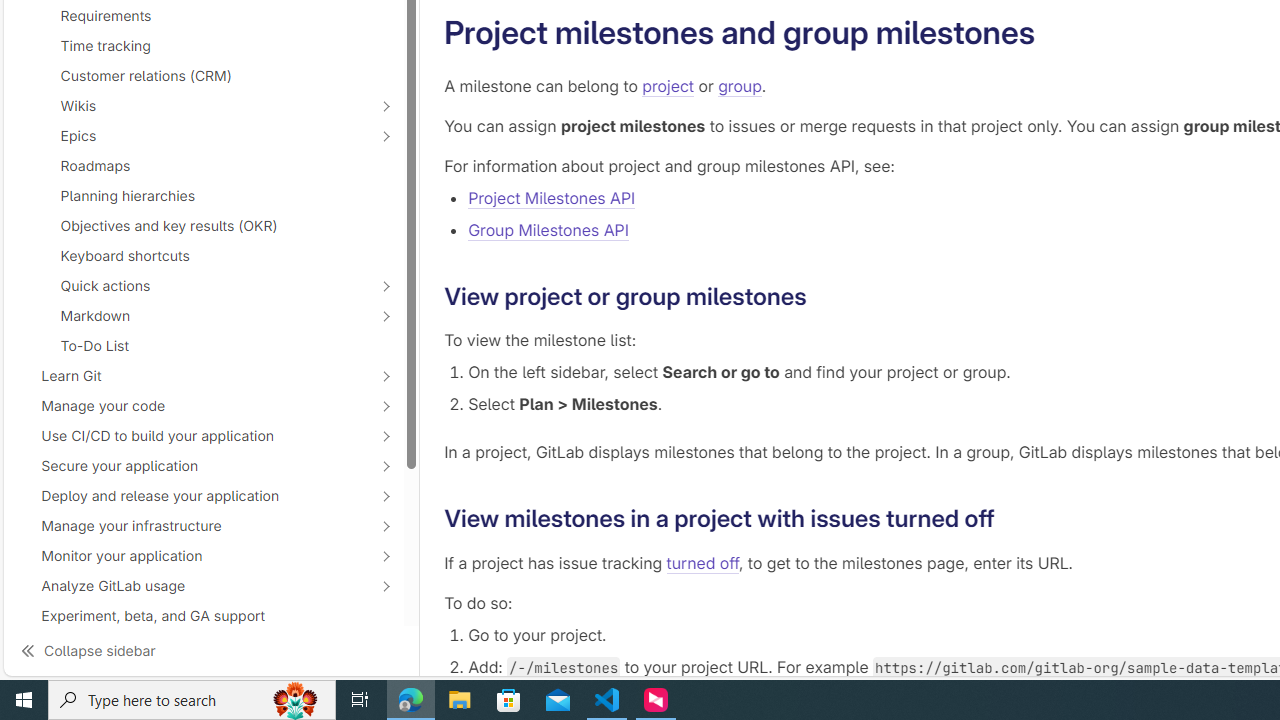  Describe the element at coordinates (211, 650) in the screenshot. I see `'Collapse sidebar'` at that location.